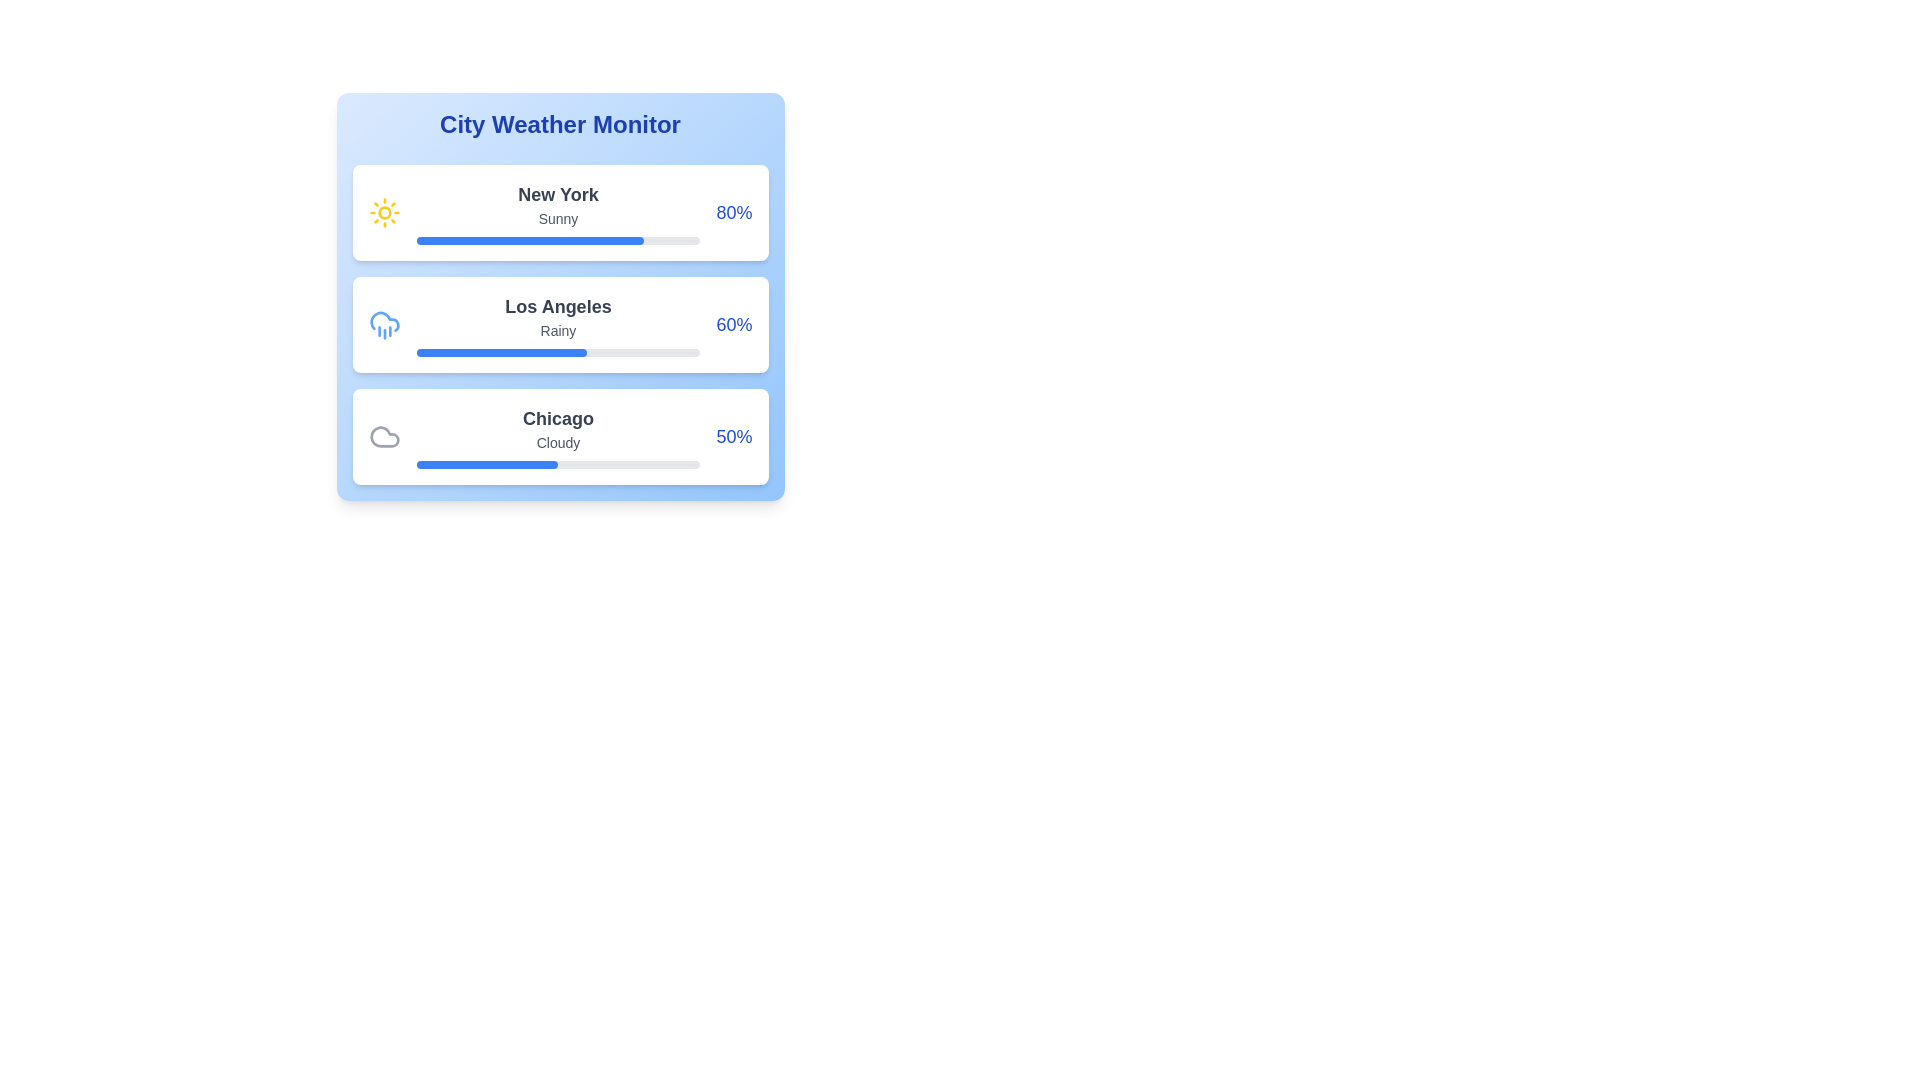 The image size is (1920, 1080). I want to click on the text label displaying 'Cloudy', which is located beneath the city name 'Chicago' within the weather information card, so click(558, 442).